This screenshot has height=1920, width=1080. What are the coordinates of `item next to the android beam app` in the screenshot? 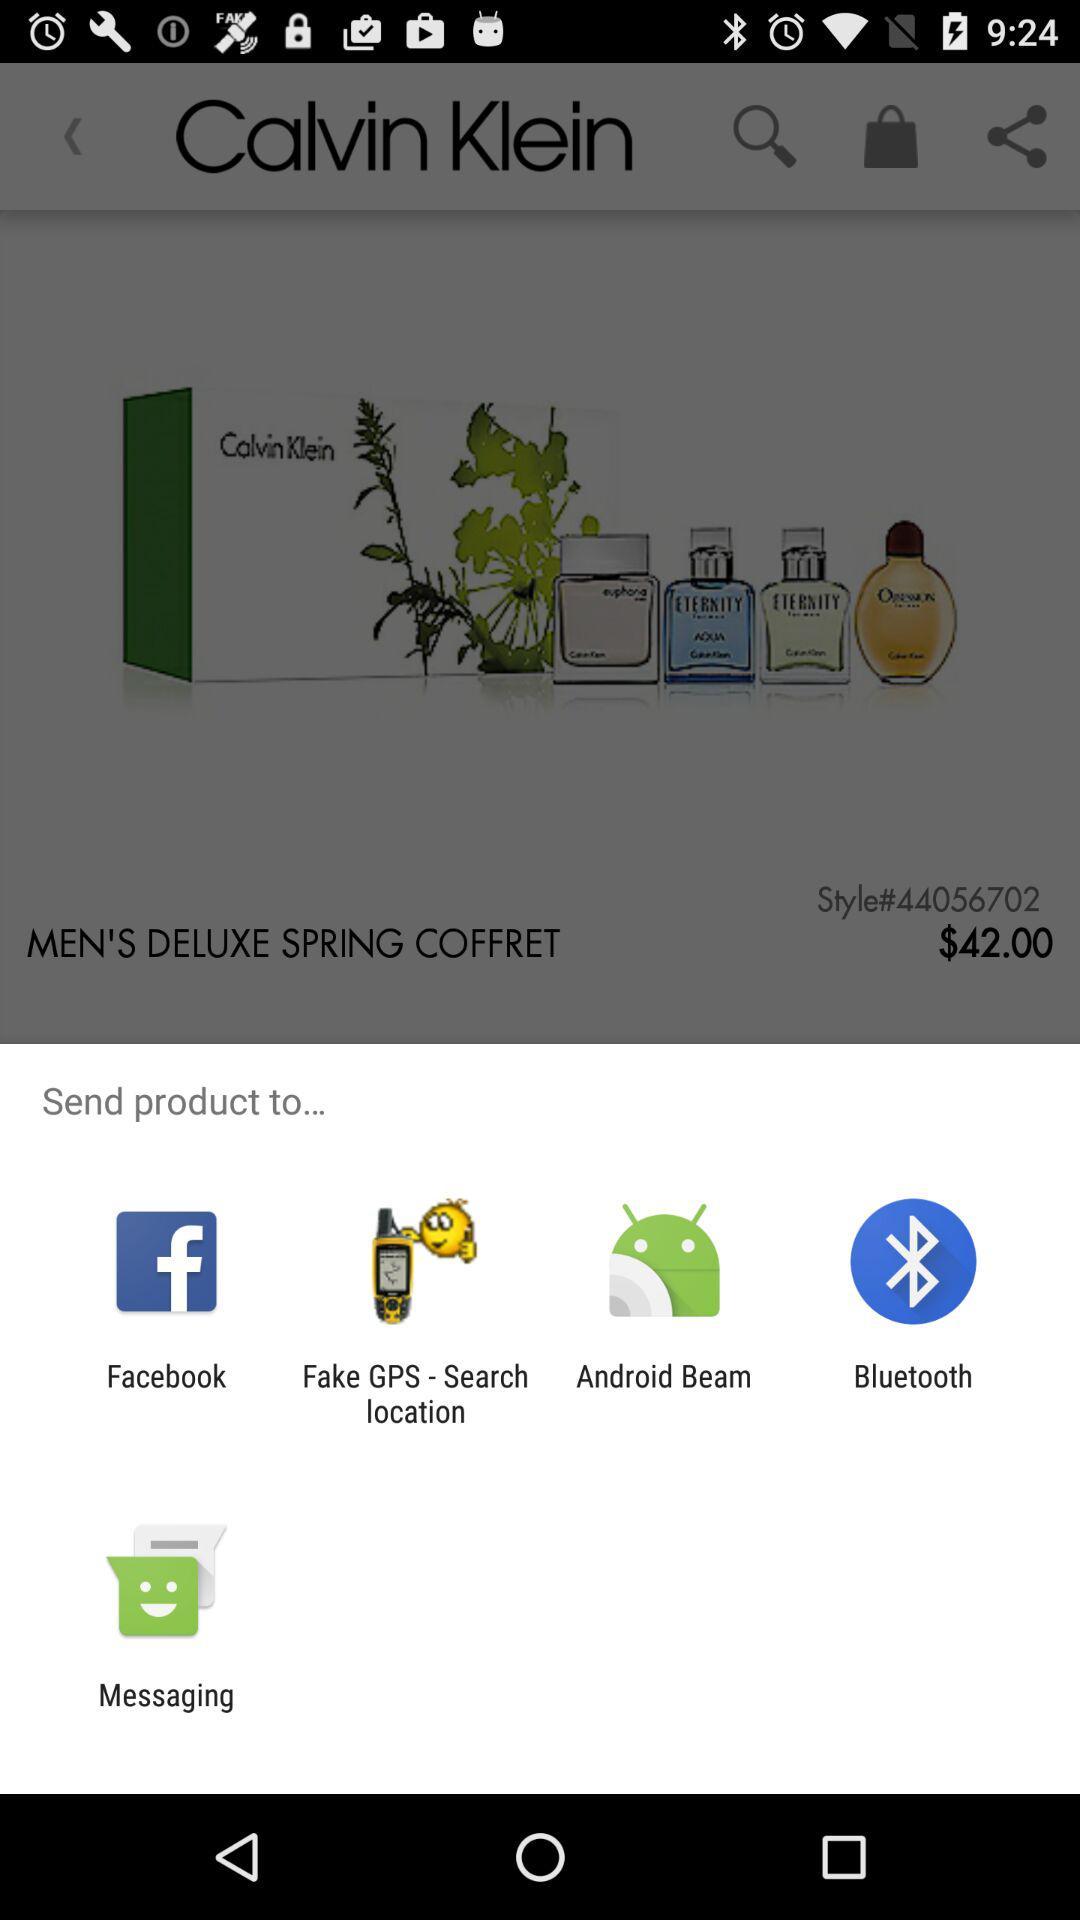 It's located at (414, 1392).